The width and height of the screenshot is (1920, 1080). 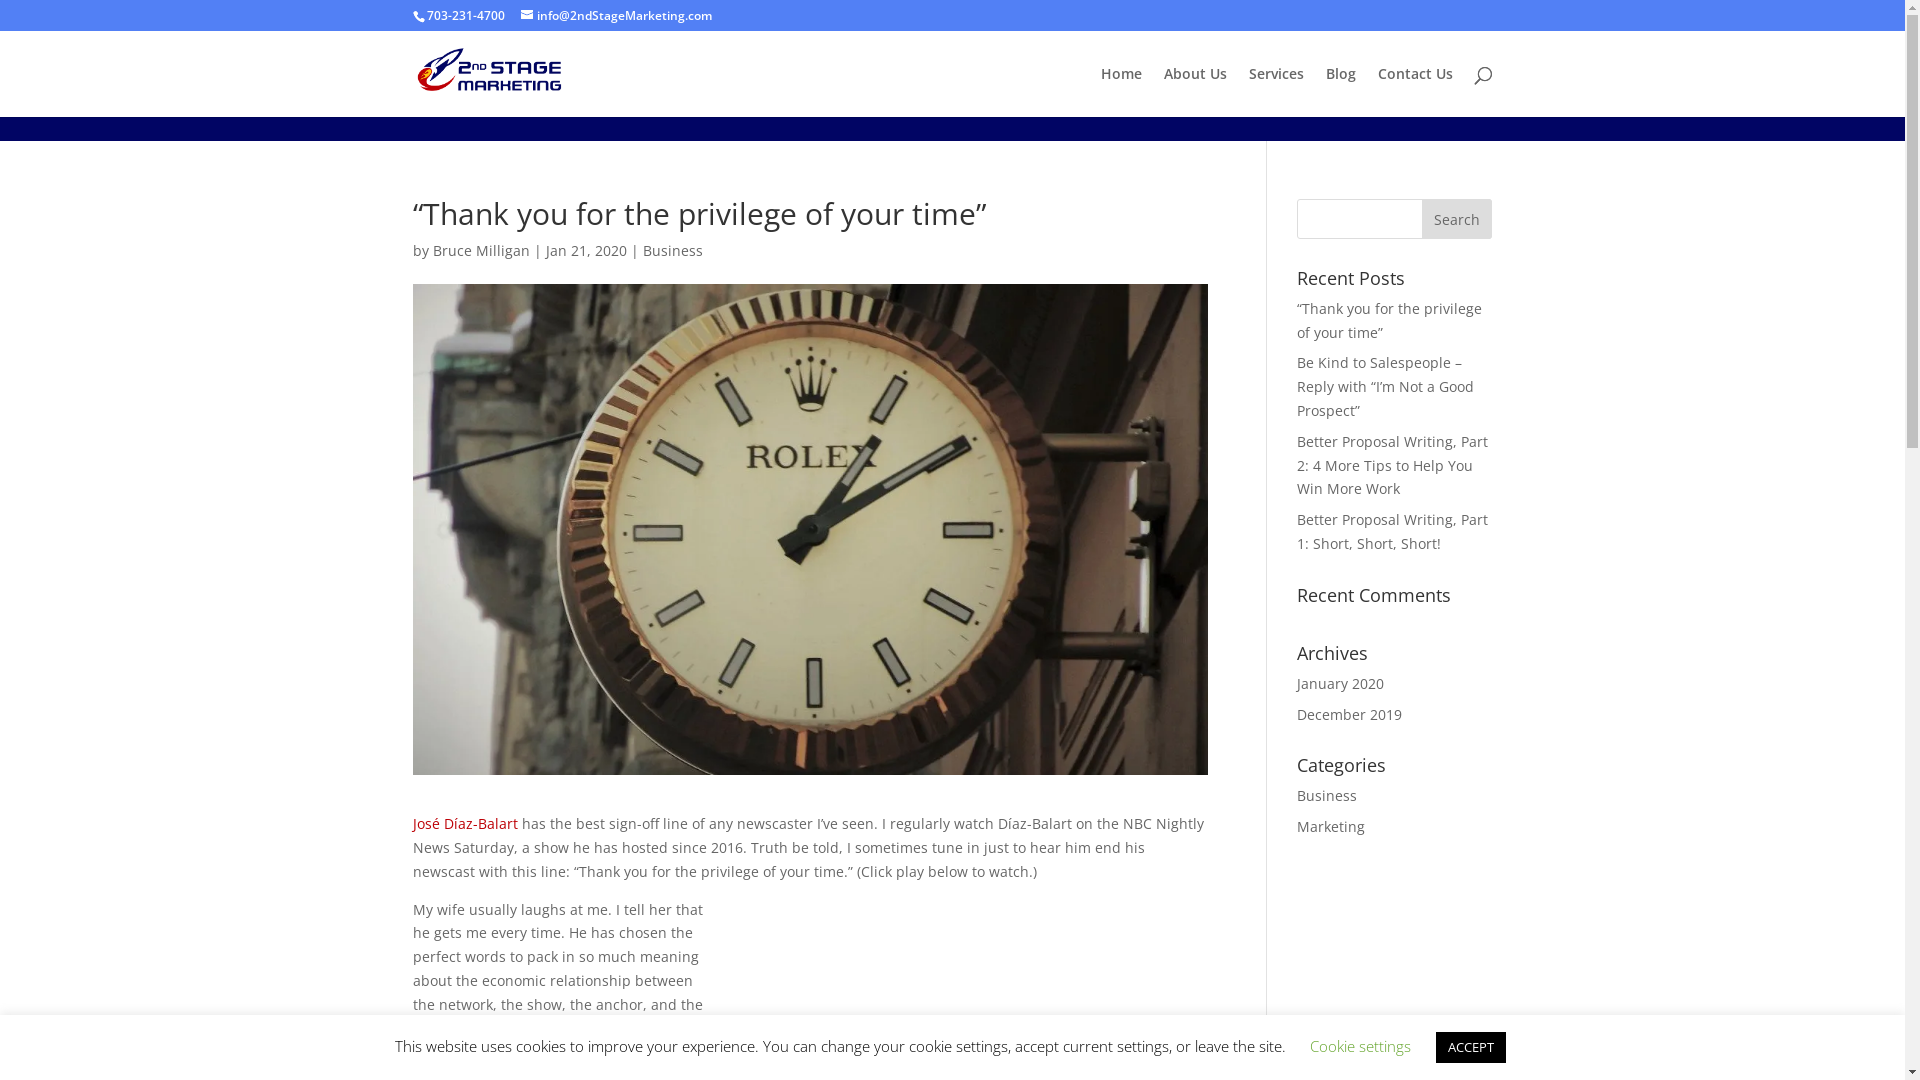 I want to click on 'Bruce Milligan', so click(x=431, y=249).